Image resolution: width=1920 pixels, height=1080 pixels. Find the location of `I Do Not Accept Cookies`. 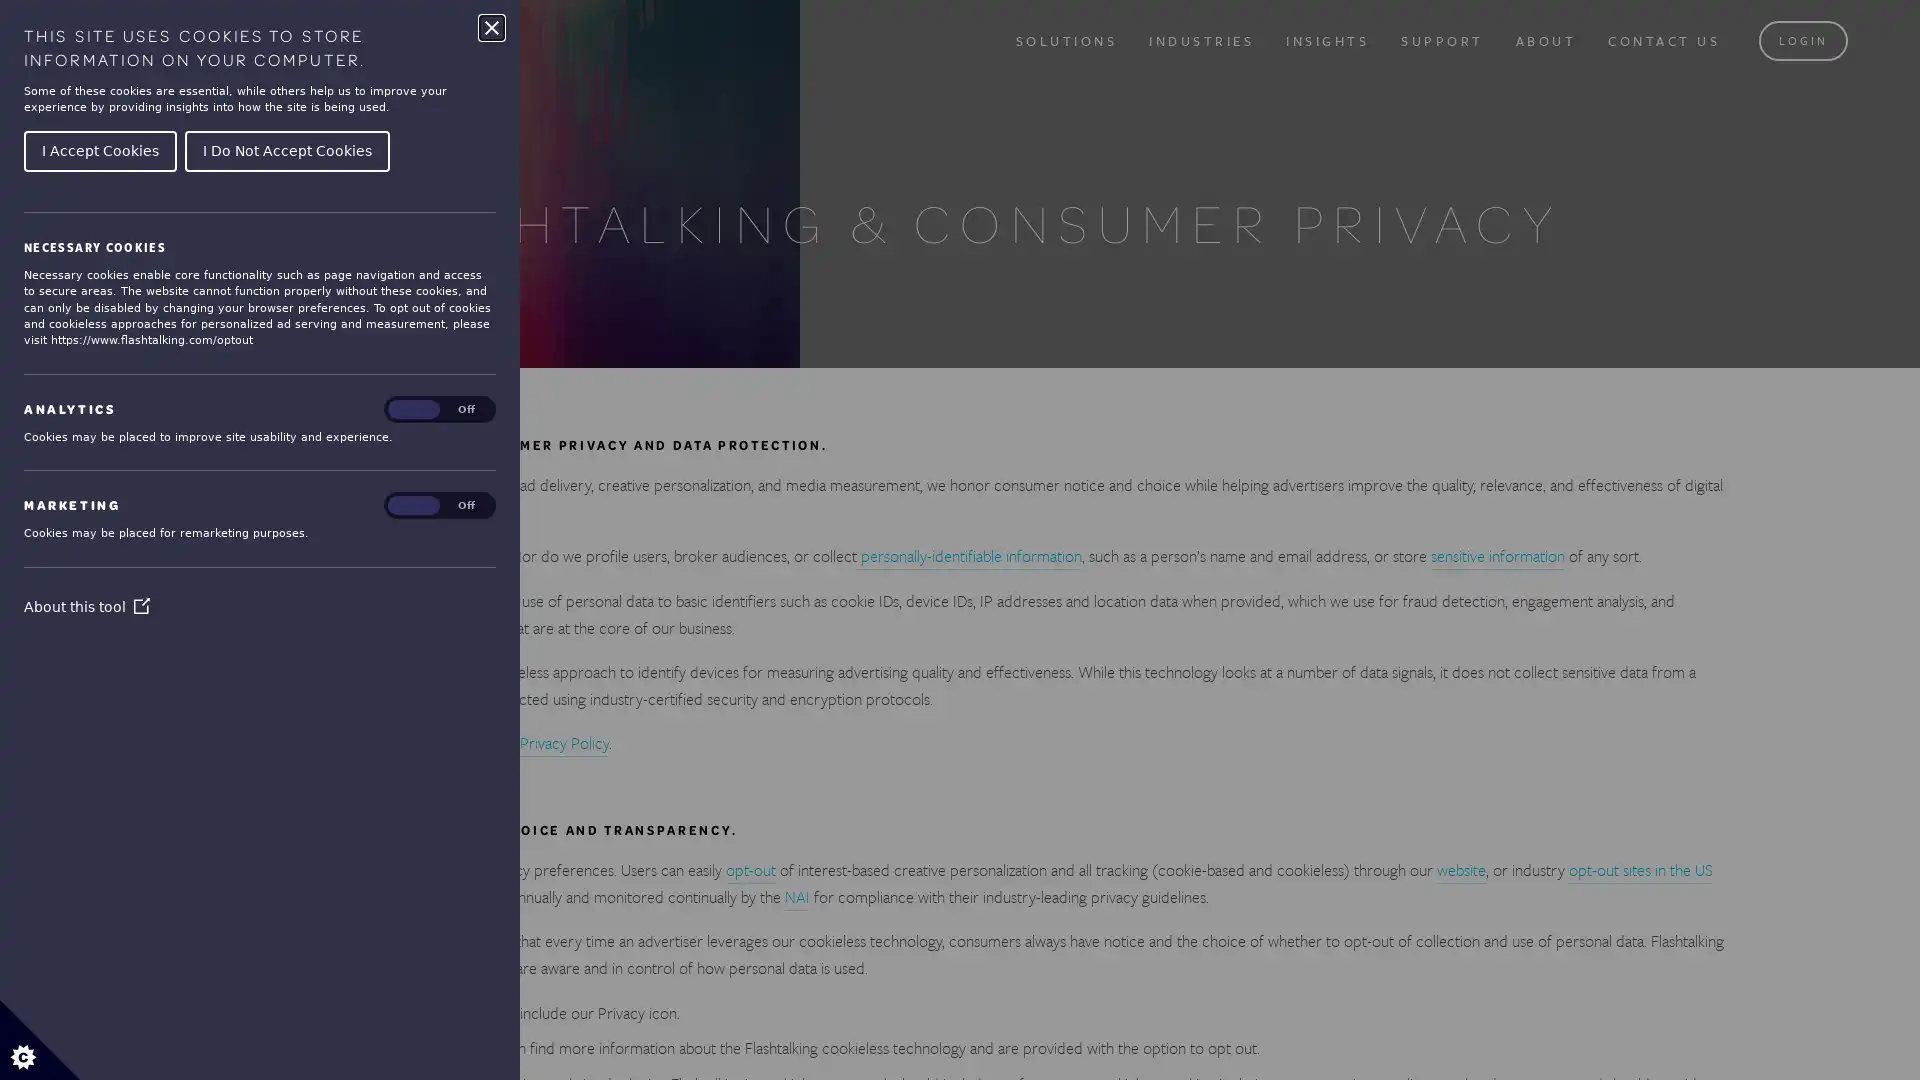

I Do Not Accept Cookies is located at coordinates (286, 149).